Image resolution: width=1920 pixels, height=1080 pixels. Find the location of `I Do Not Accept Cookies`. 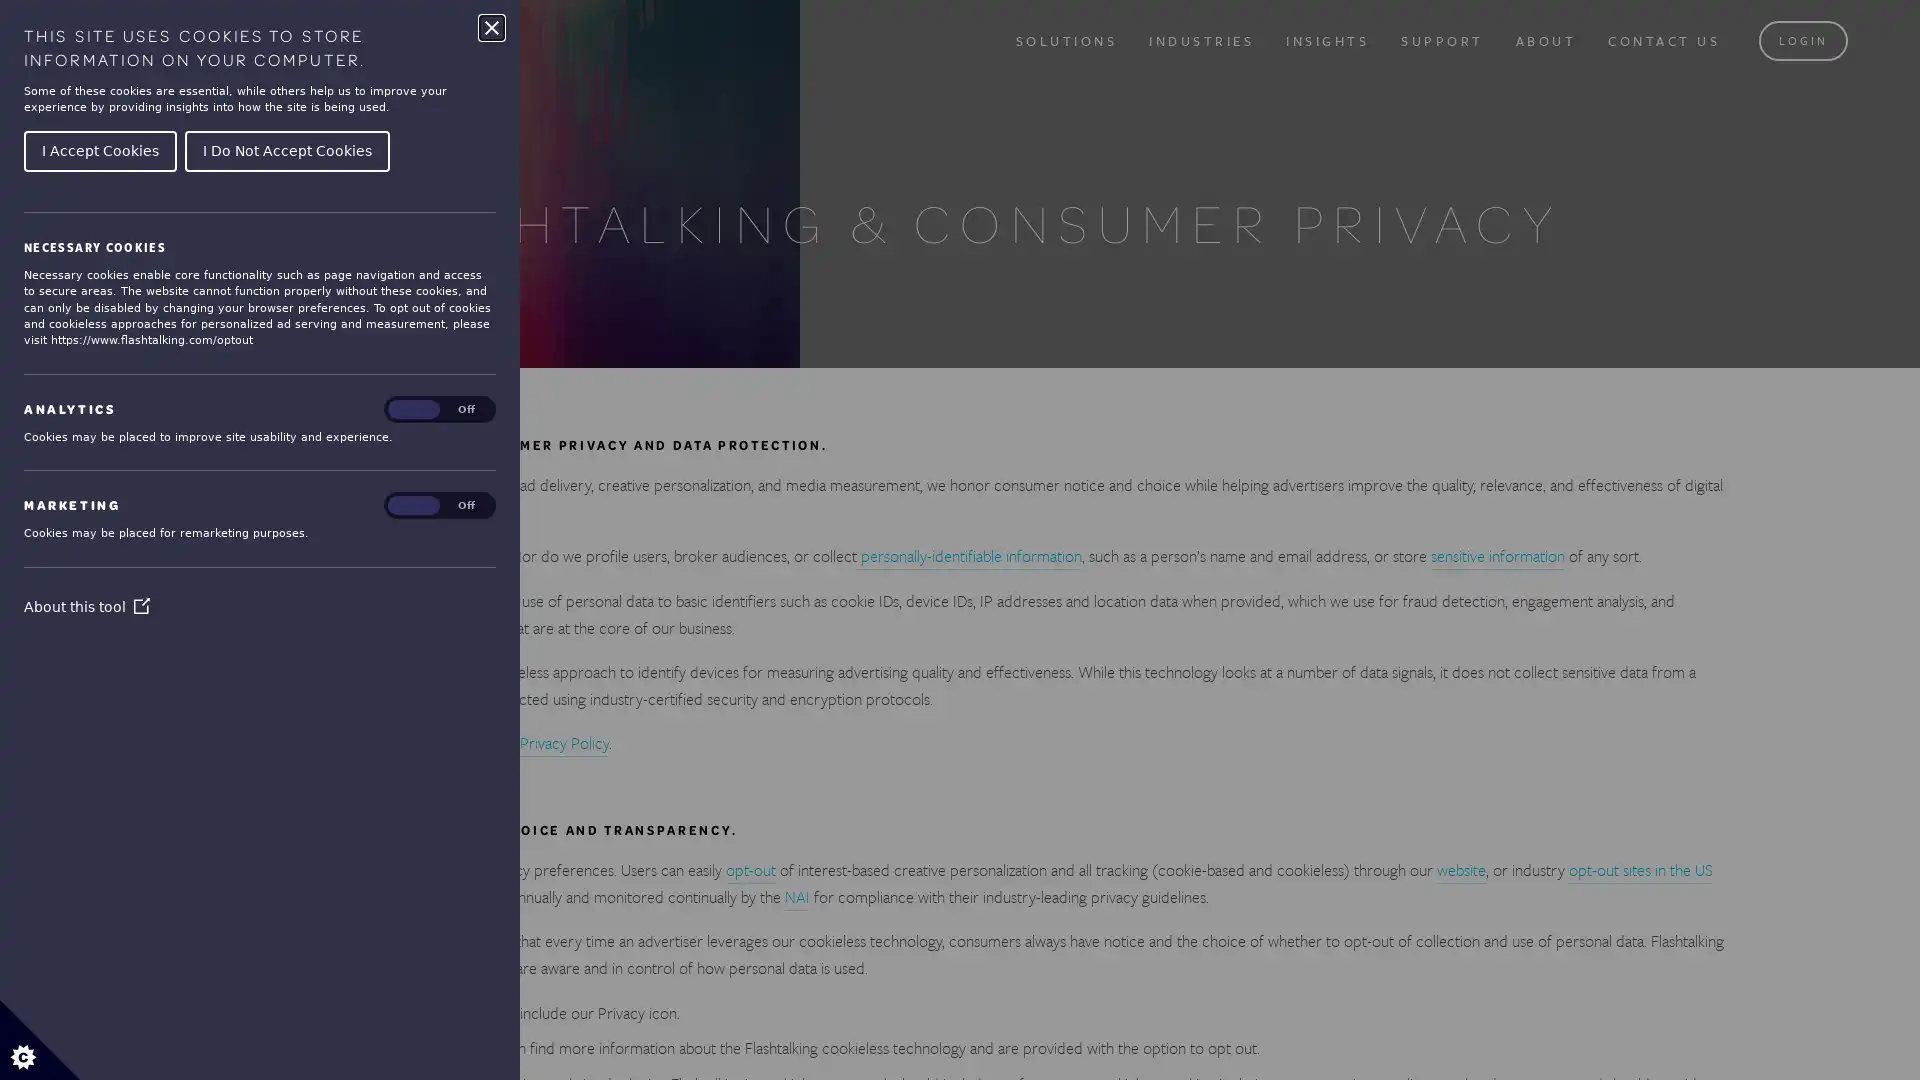

I Do Not Accept Cookies is located at coordinates (286, 149).